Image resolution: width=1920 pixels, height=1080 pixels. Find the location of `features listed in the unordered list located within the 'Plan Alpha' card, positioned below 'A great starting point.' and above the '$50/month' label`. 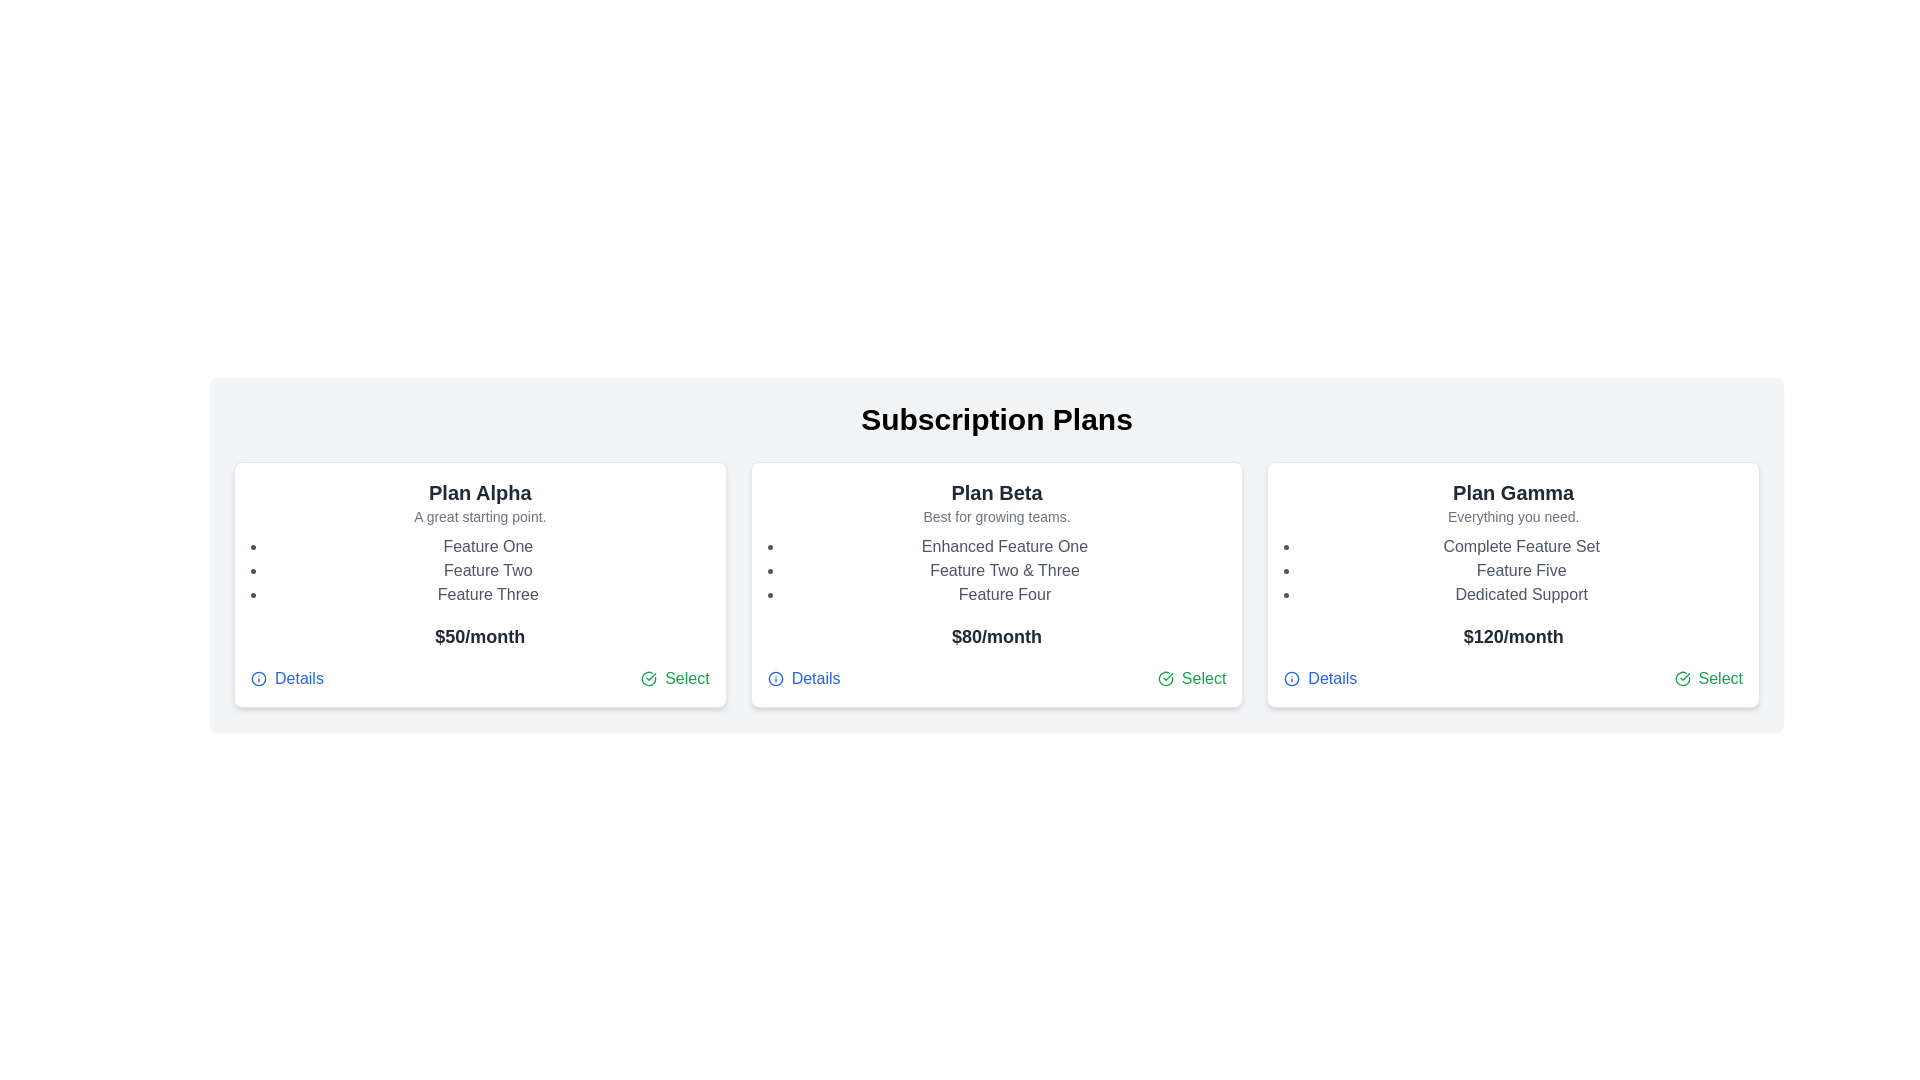

features listed in the unordered list located within the 'Plan Alpha' card, positioned below 'A great starting point.' and above the '$50/month' label is located at coordinates (488, 570).